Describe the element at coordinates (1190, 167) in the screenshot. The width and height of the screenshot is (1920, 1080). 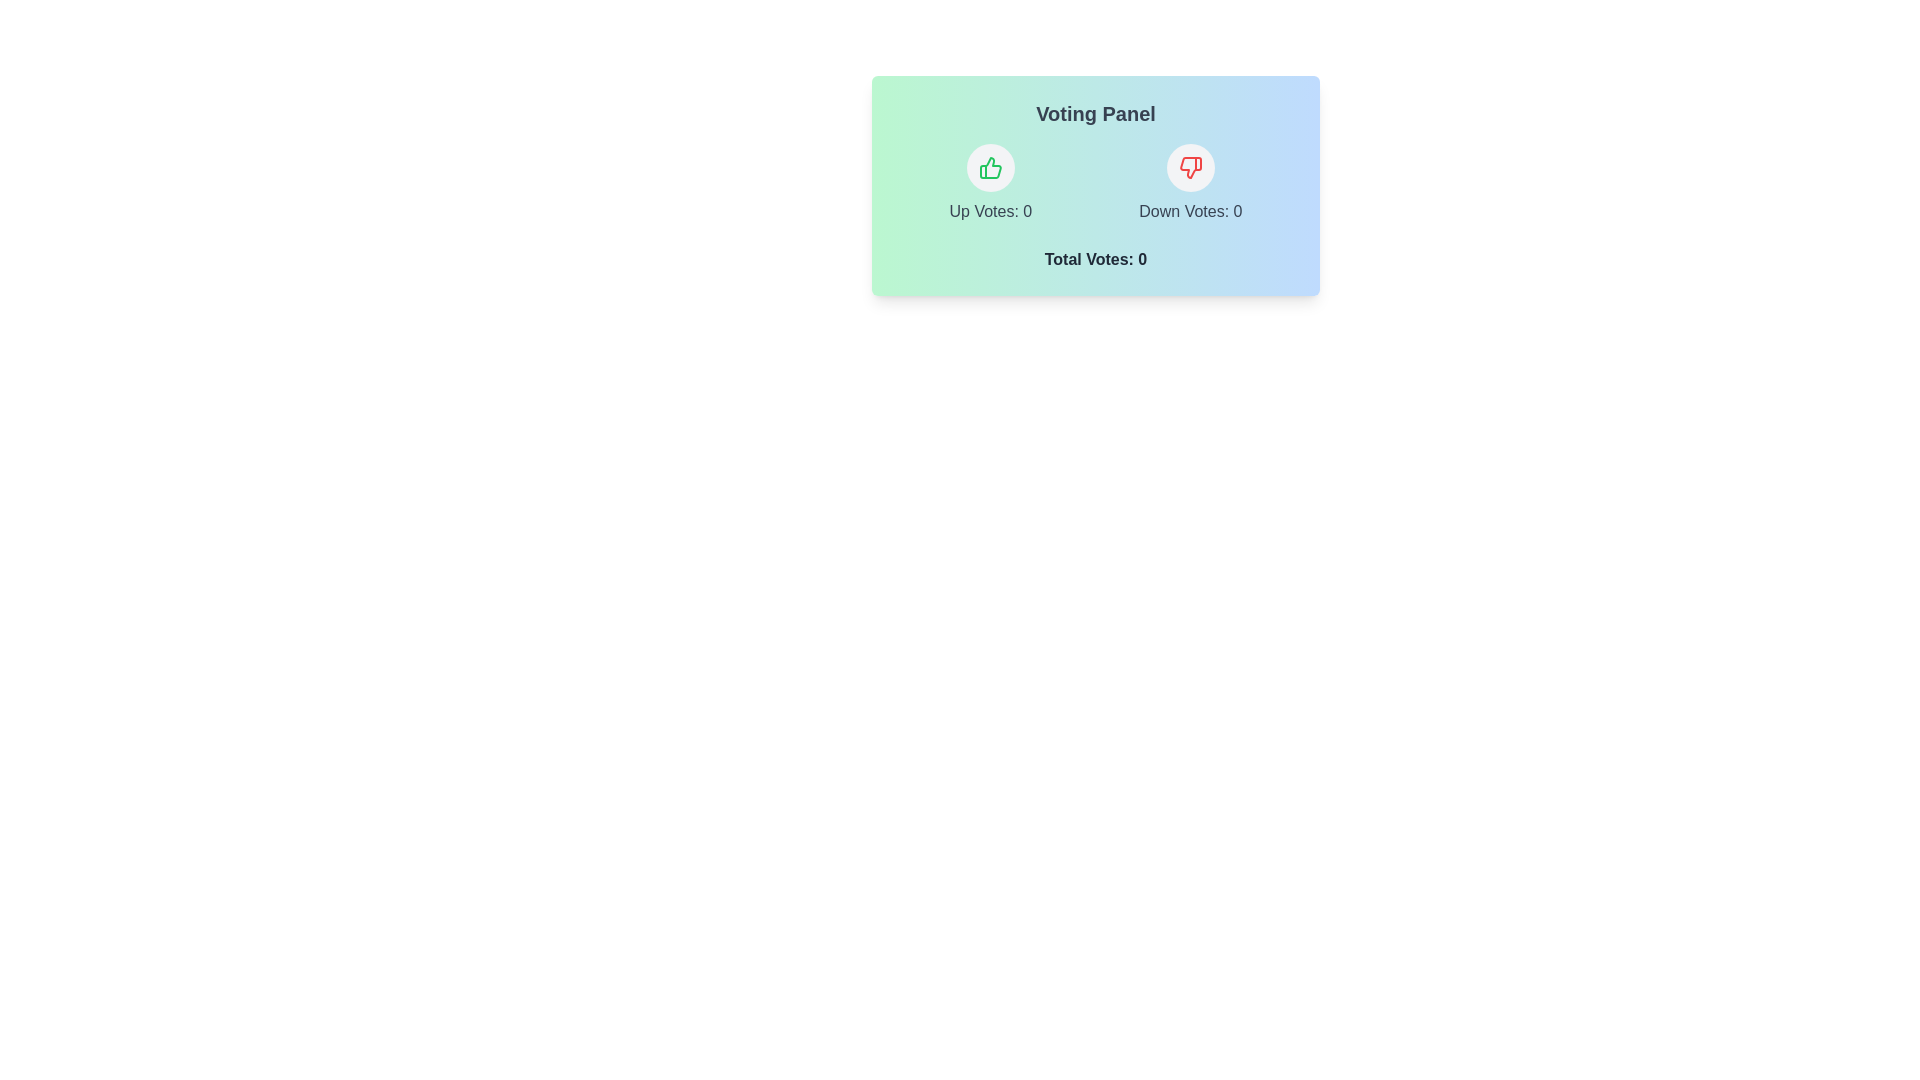
I see `the circular button with a 'thumbs down' icon in the Voting Panel` at that location.